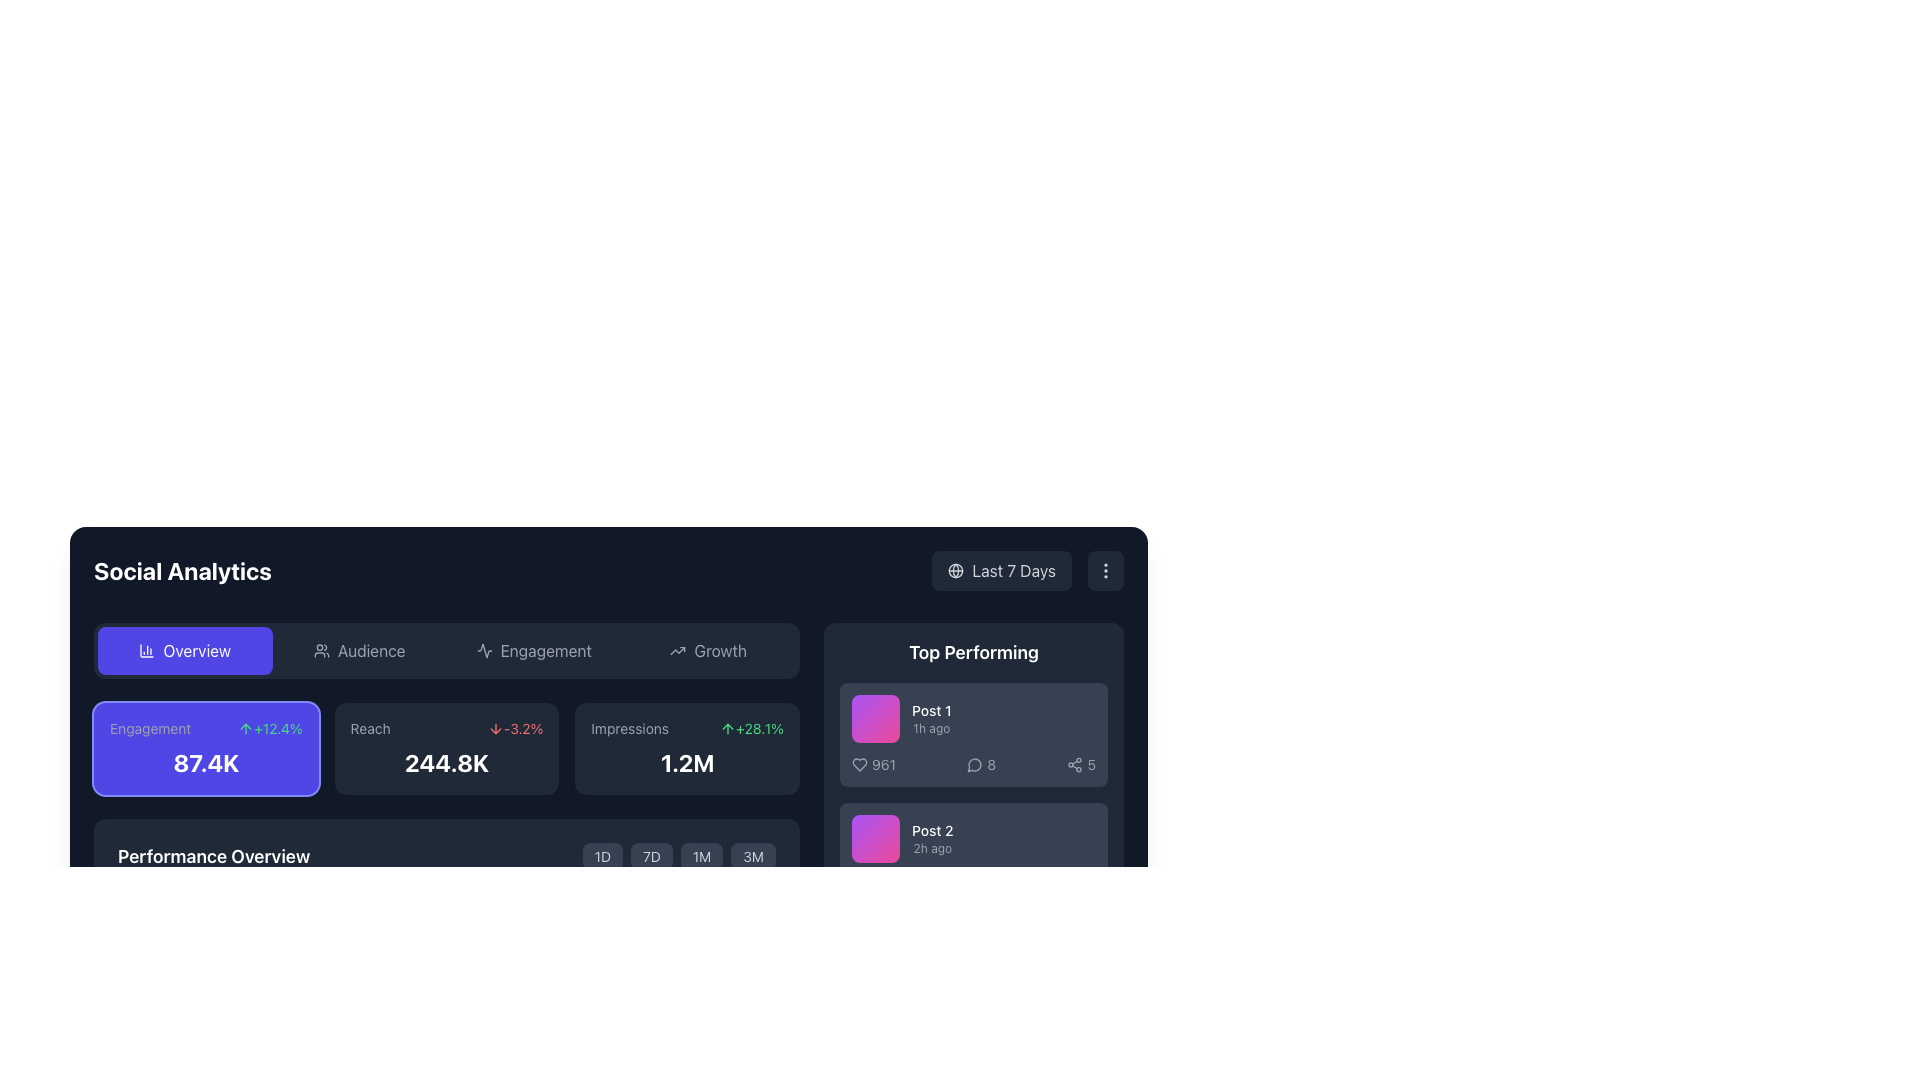 This screenshot has height=1080, width=1920. I want to click on the column chart icon located inside the 'Overview' button at the top left of the main content area, so click(146, 651).